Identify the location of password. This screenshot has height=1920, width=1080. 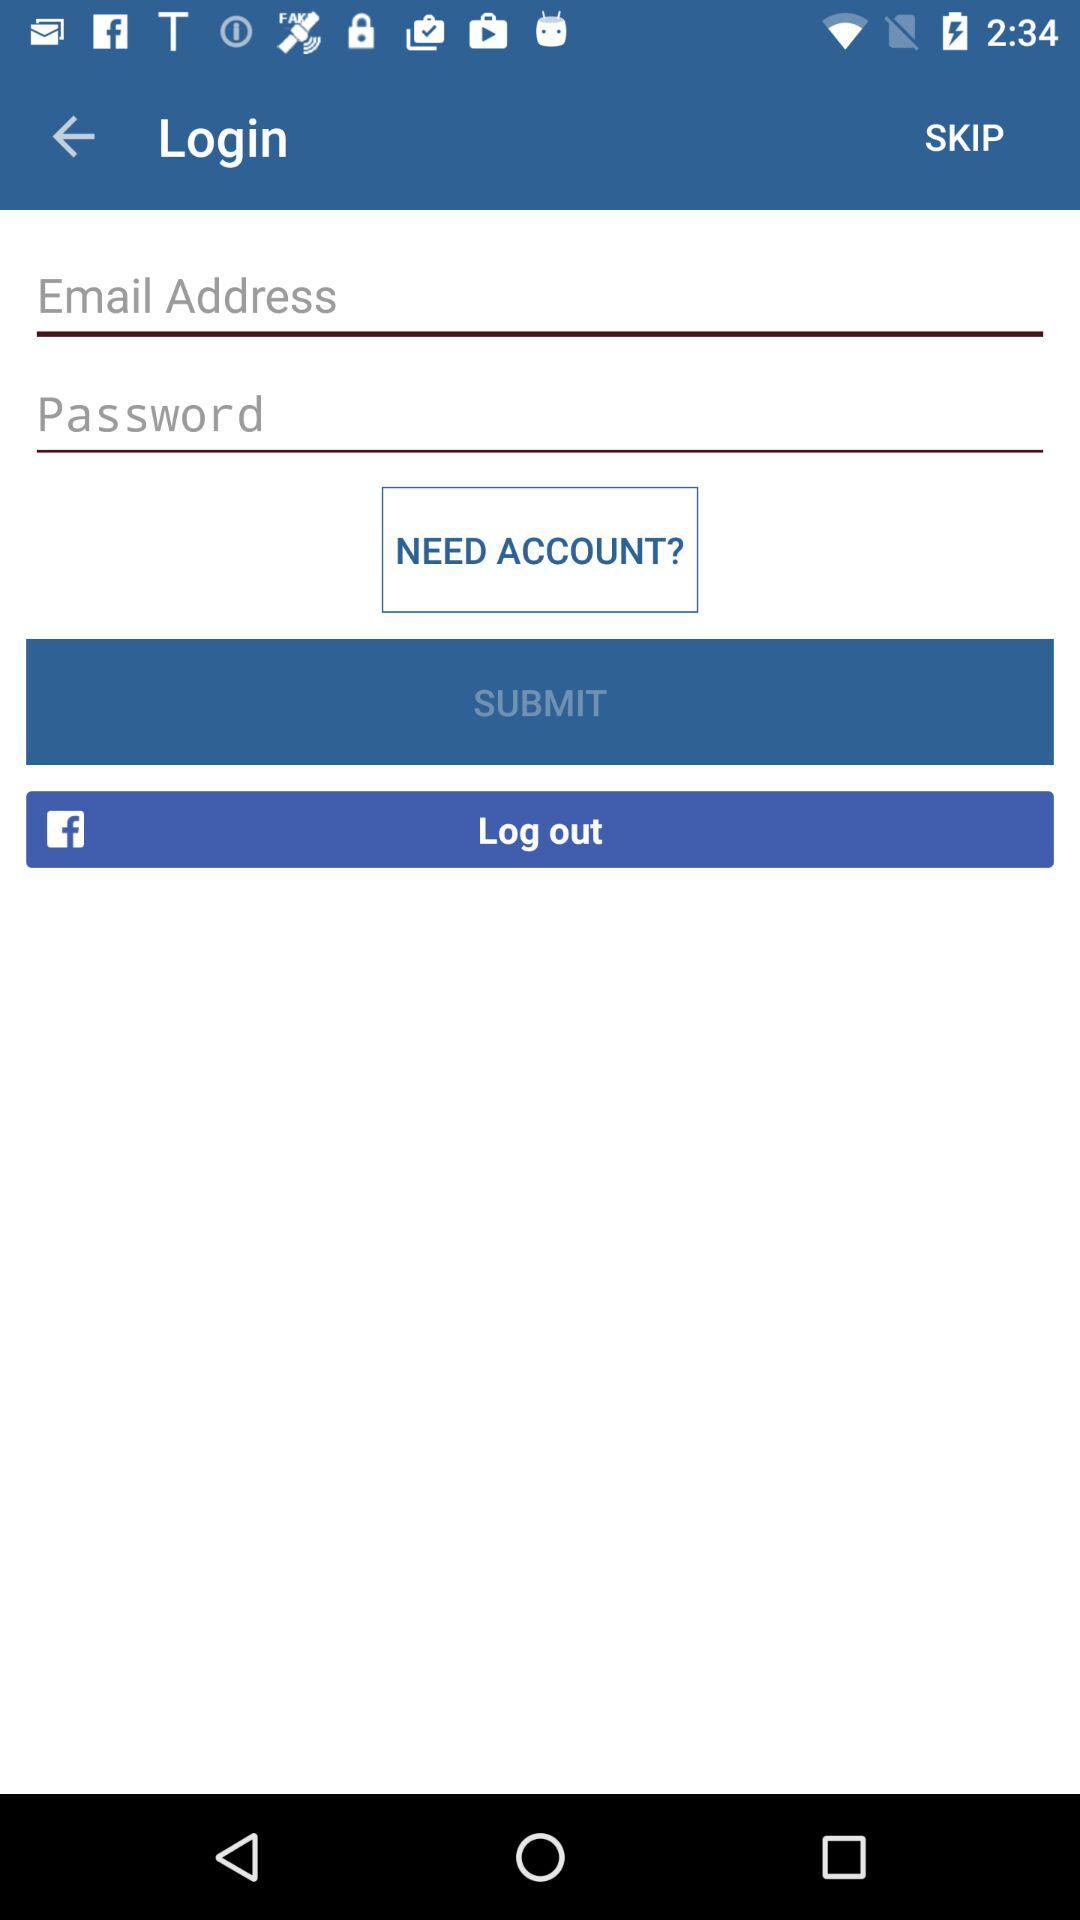
(540, 412).